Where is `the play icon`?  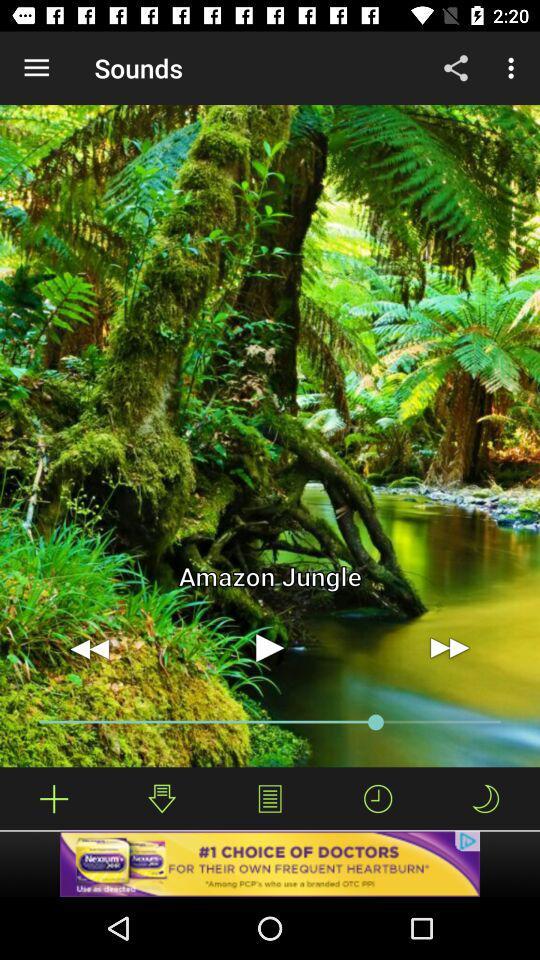
the play icon is located at coordinates (270, 647).